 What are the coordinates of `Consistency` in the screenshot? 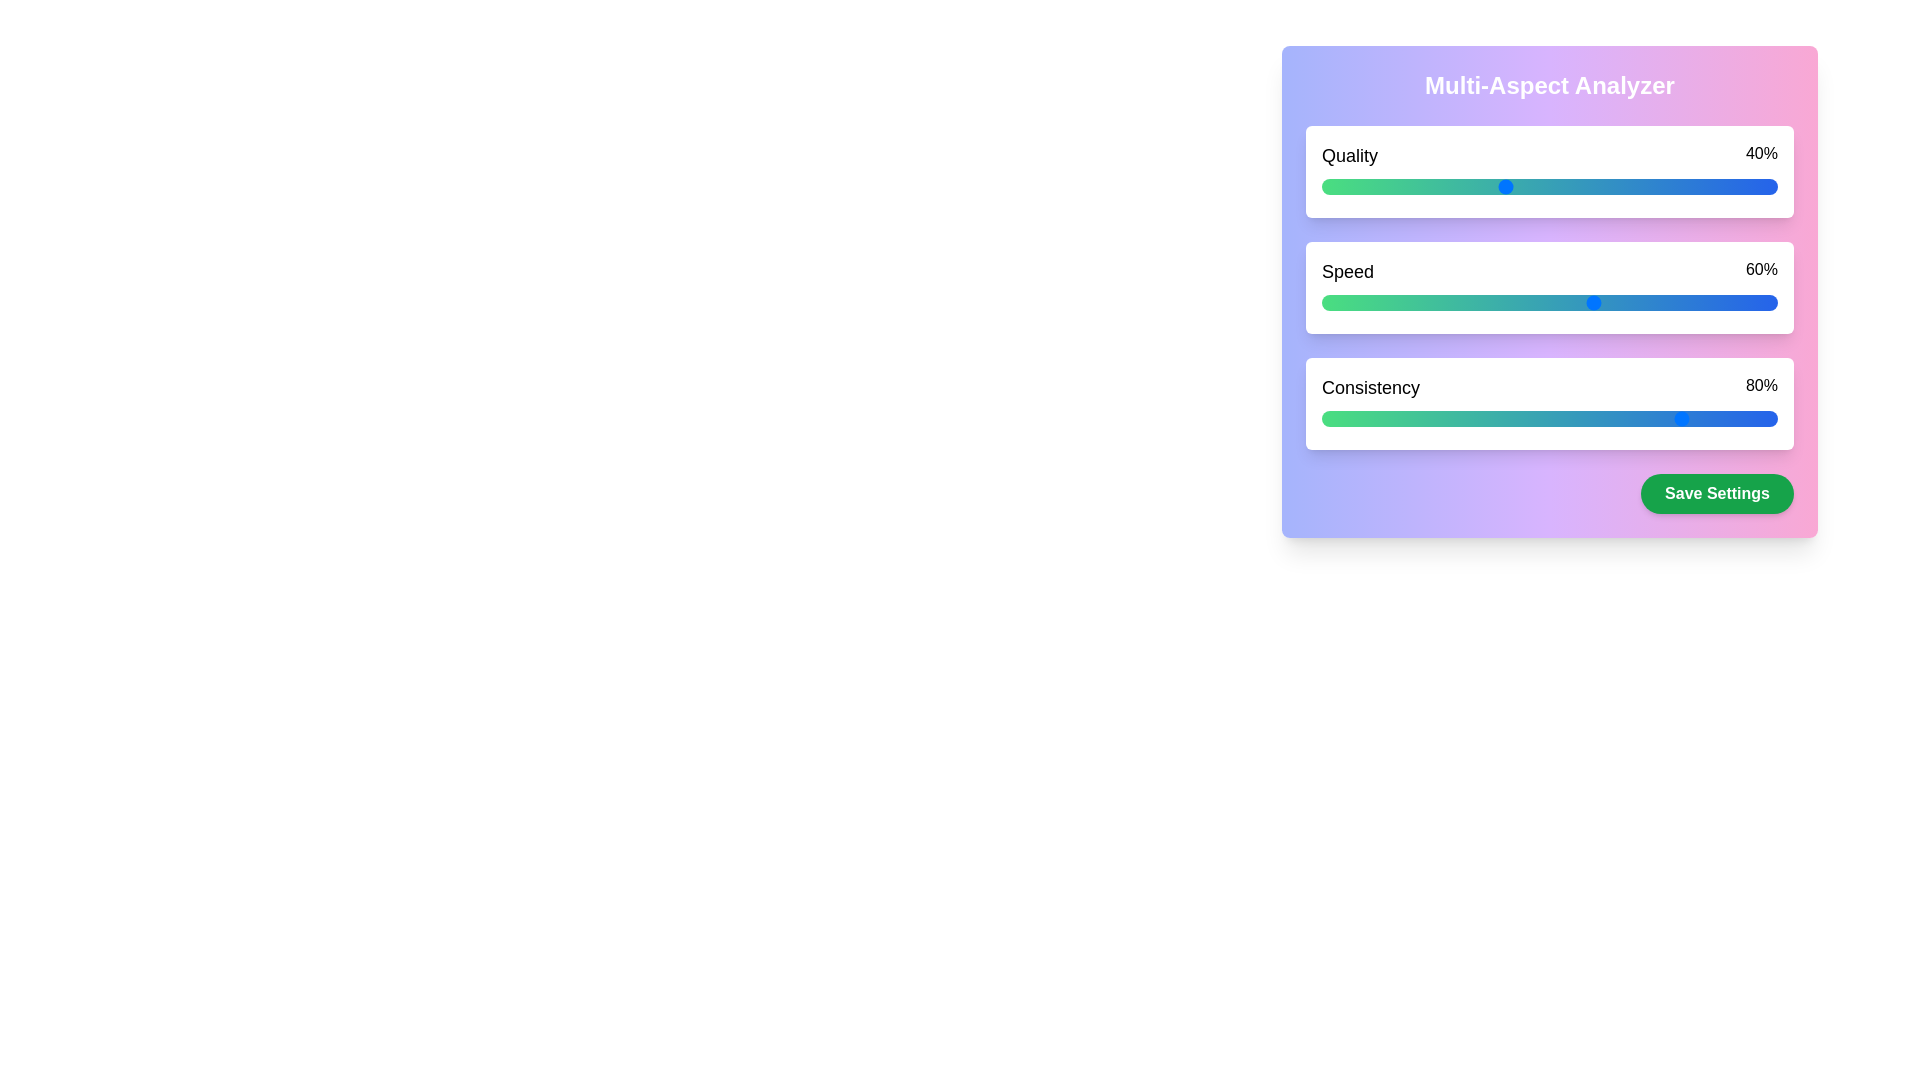 It's located at (1571, 418).